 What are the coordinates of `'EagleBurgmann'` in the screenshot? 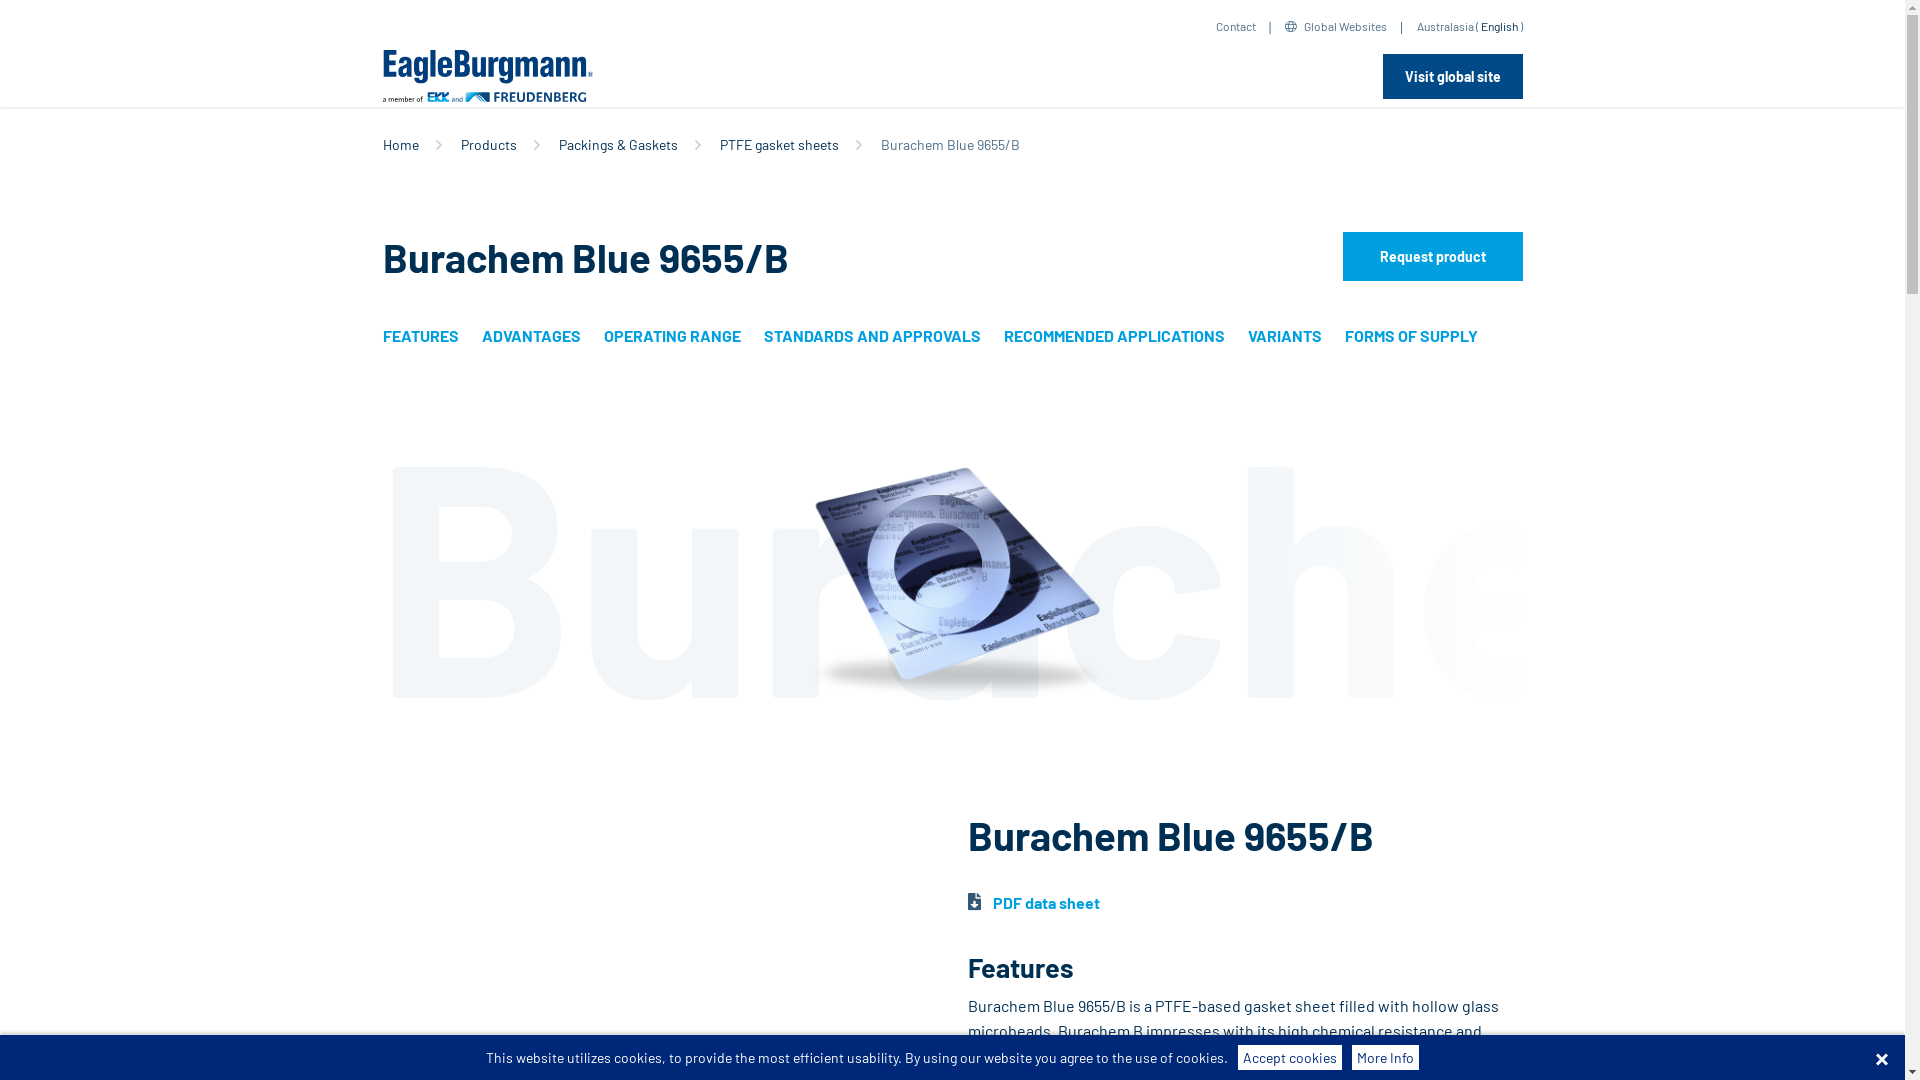 It's located at (486, 75).